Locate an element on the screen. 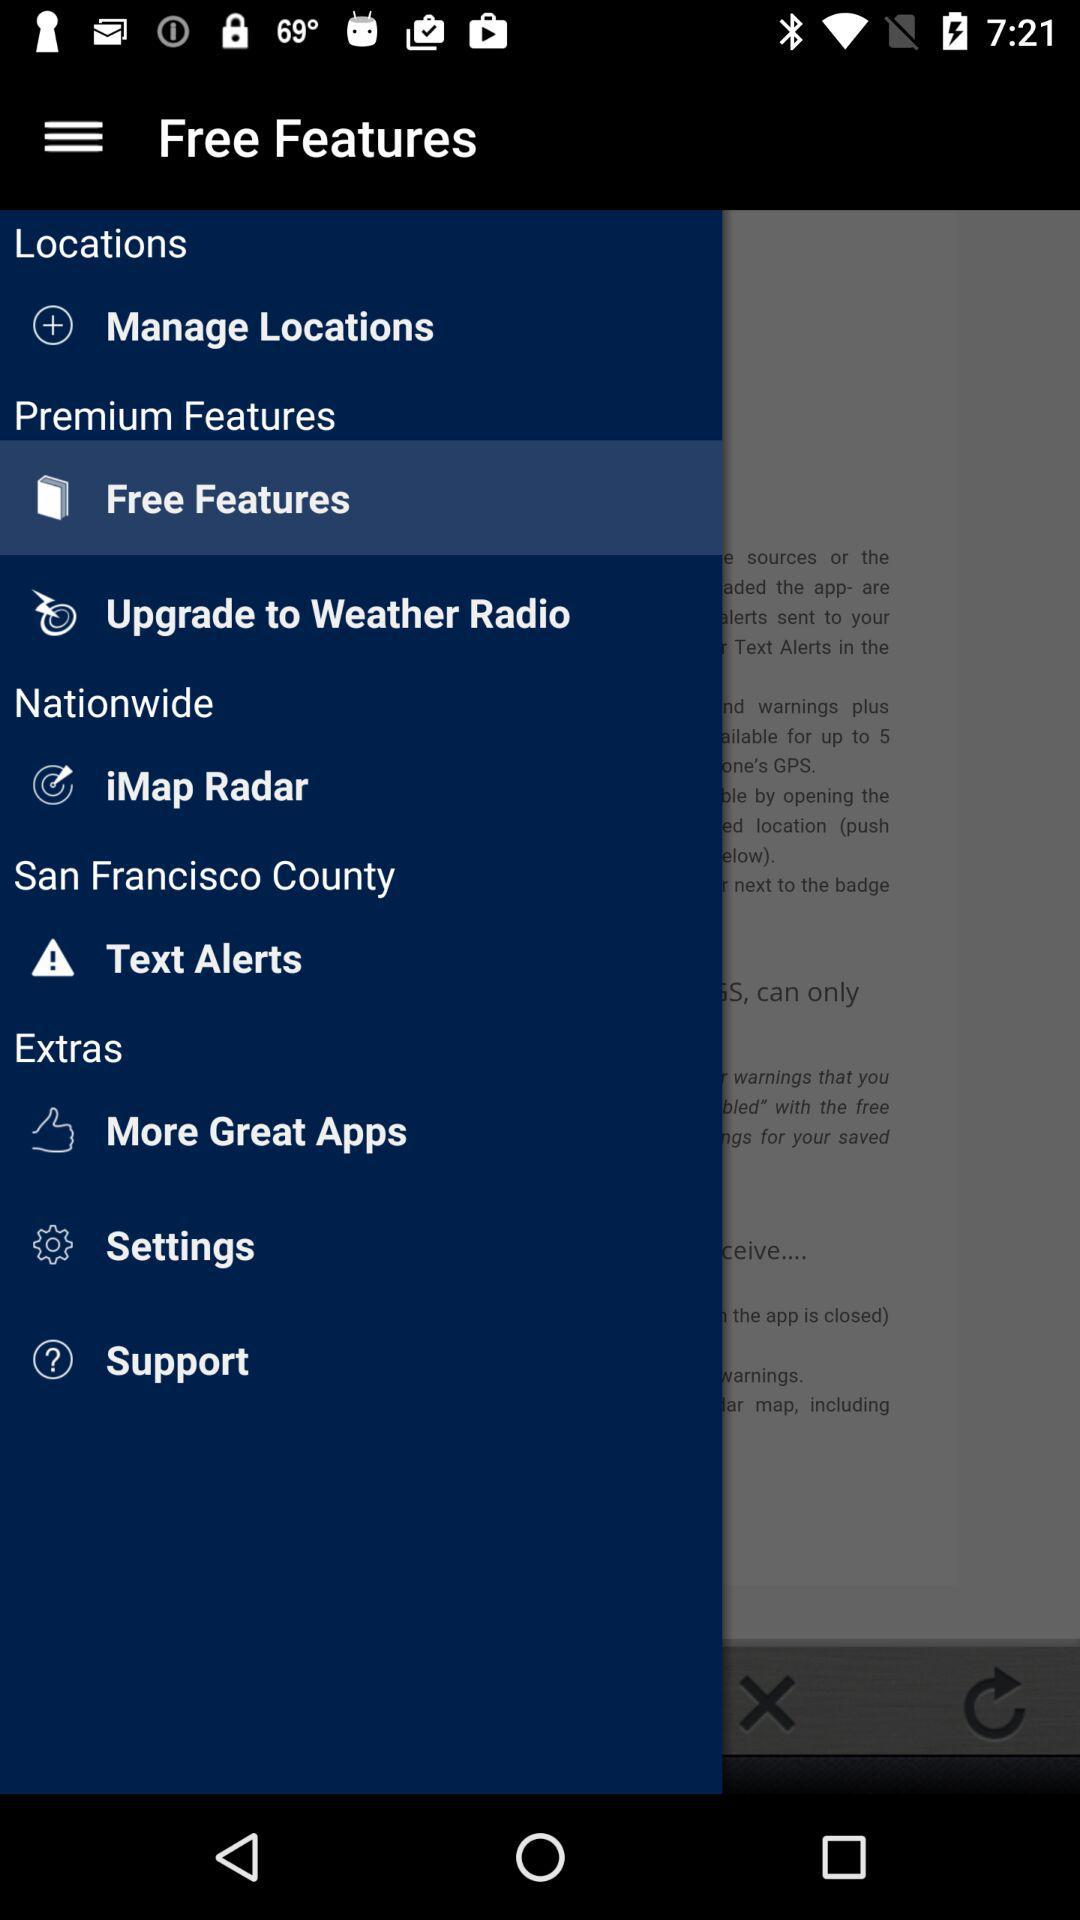 The image size is (1080, 1920). press reload button is located at coordinates (994, 1702).